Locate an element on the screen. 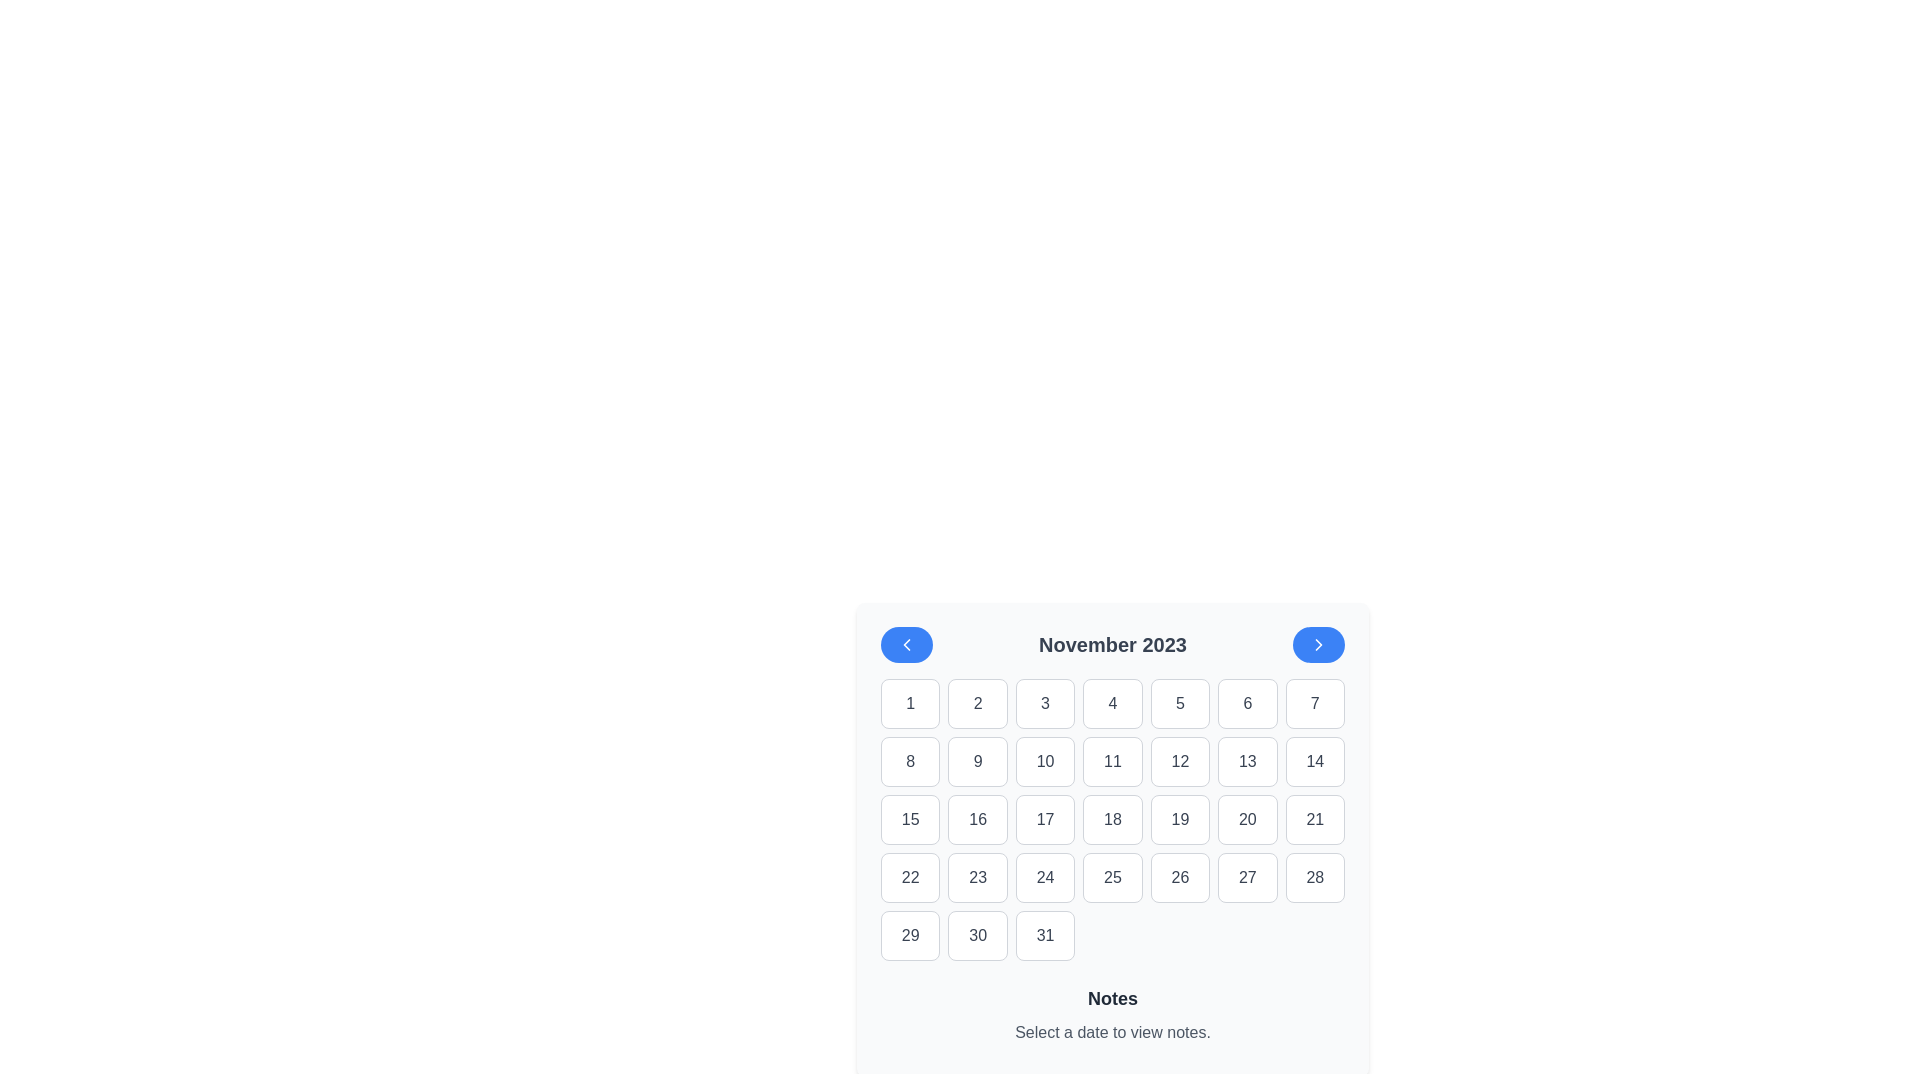 The image size is (1920, 1080). the square button with a white background and '27' text is located at coordinates (1246, 877).